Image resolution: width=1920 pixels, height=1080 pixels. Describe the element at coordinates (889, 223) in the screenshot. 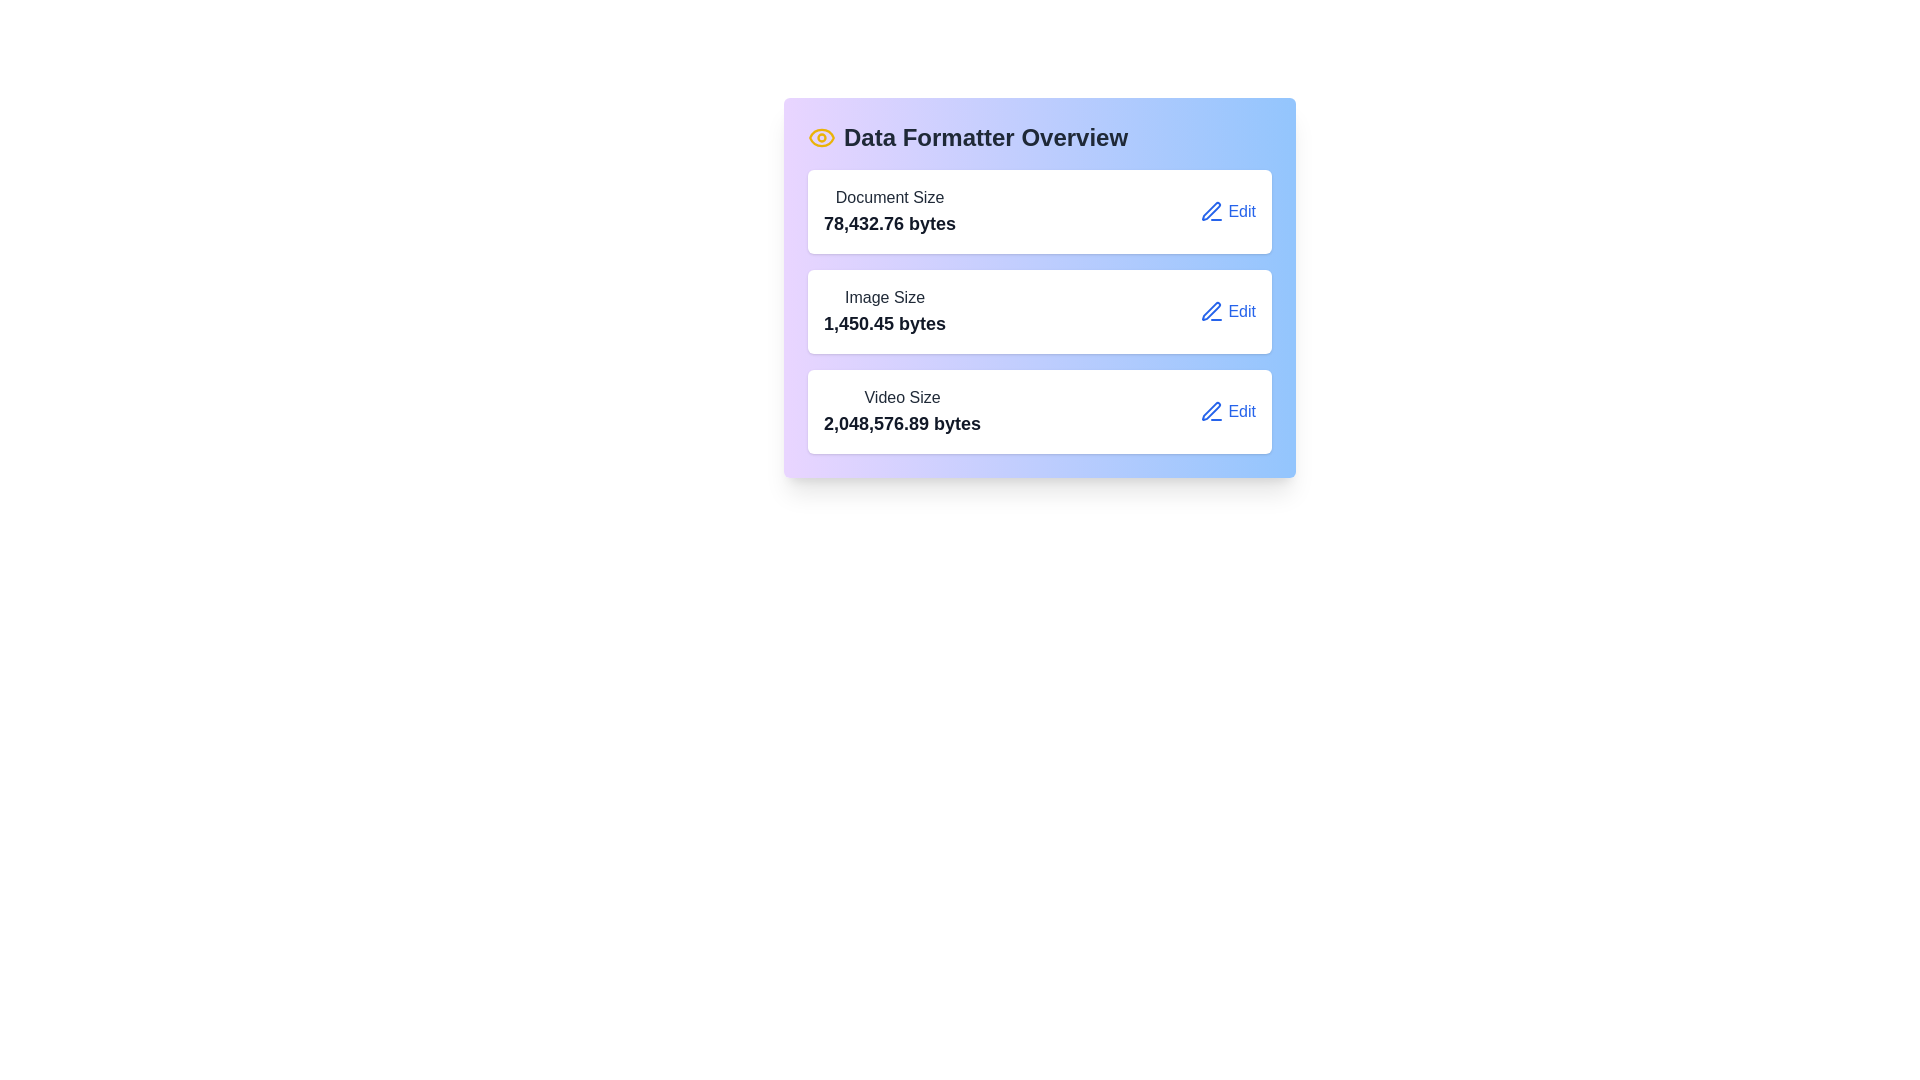

I see `the static text displaying '78,432.76 bytes' which is bold and dark gray, located beneath 'Document Size' in the 'Data Formatter Overview' panel` at that location.